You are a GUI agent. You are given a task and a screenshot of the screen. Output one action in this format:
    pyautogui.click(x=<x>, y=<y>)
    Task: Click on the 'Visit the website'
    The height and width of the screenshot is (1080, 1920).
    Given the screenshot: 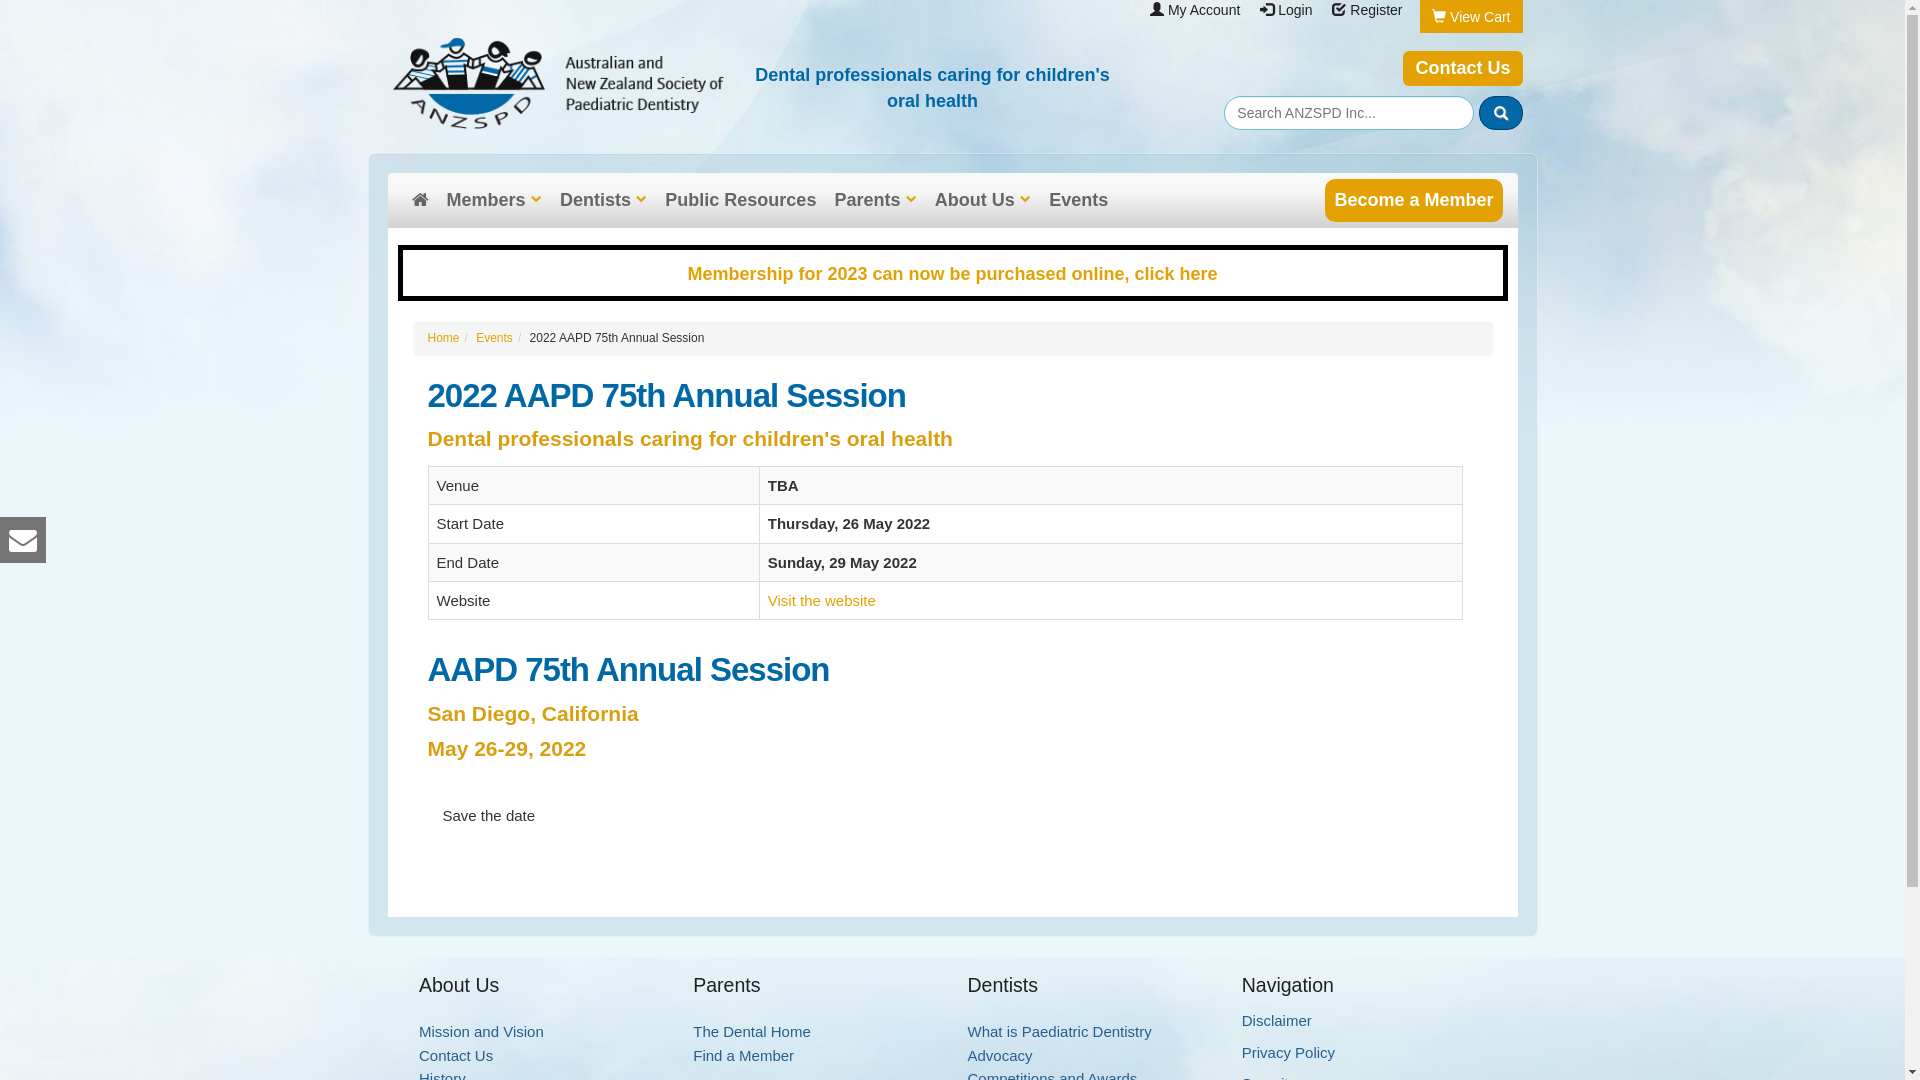 What is the action you would take?
    pyautogui.click(x=821, y=599)
    